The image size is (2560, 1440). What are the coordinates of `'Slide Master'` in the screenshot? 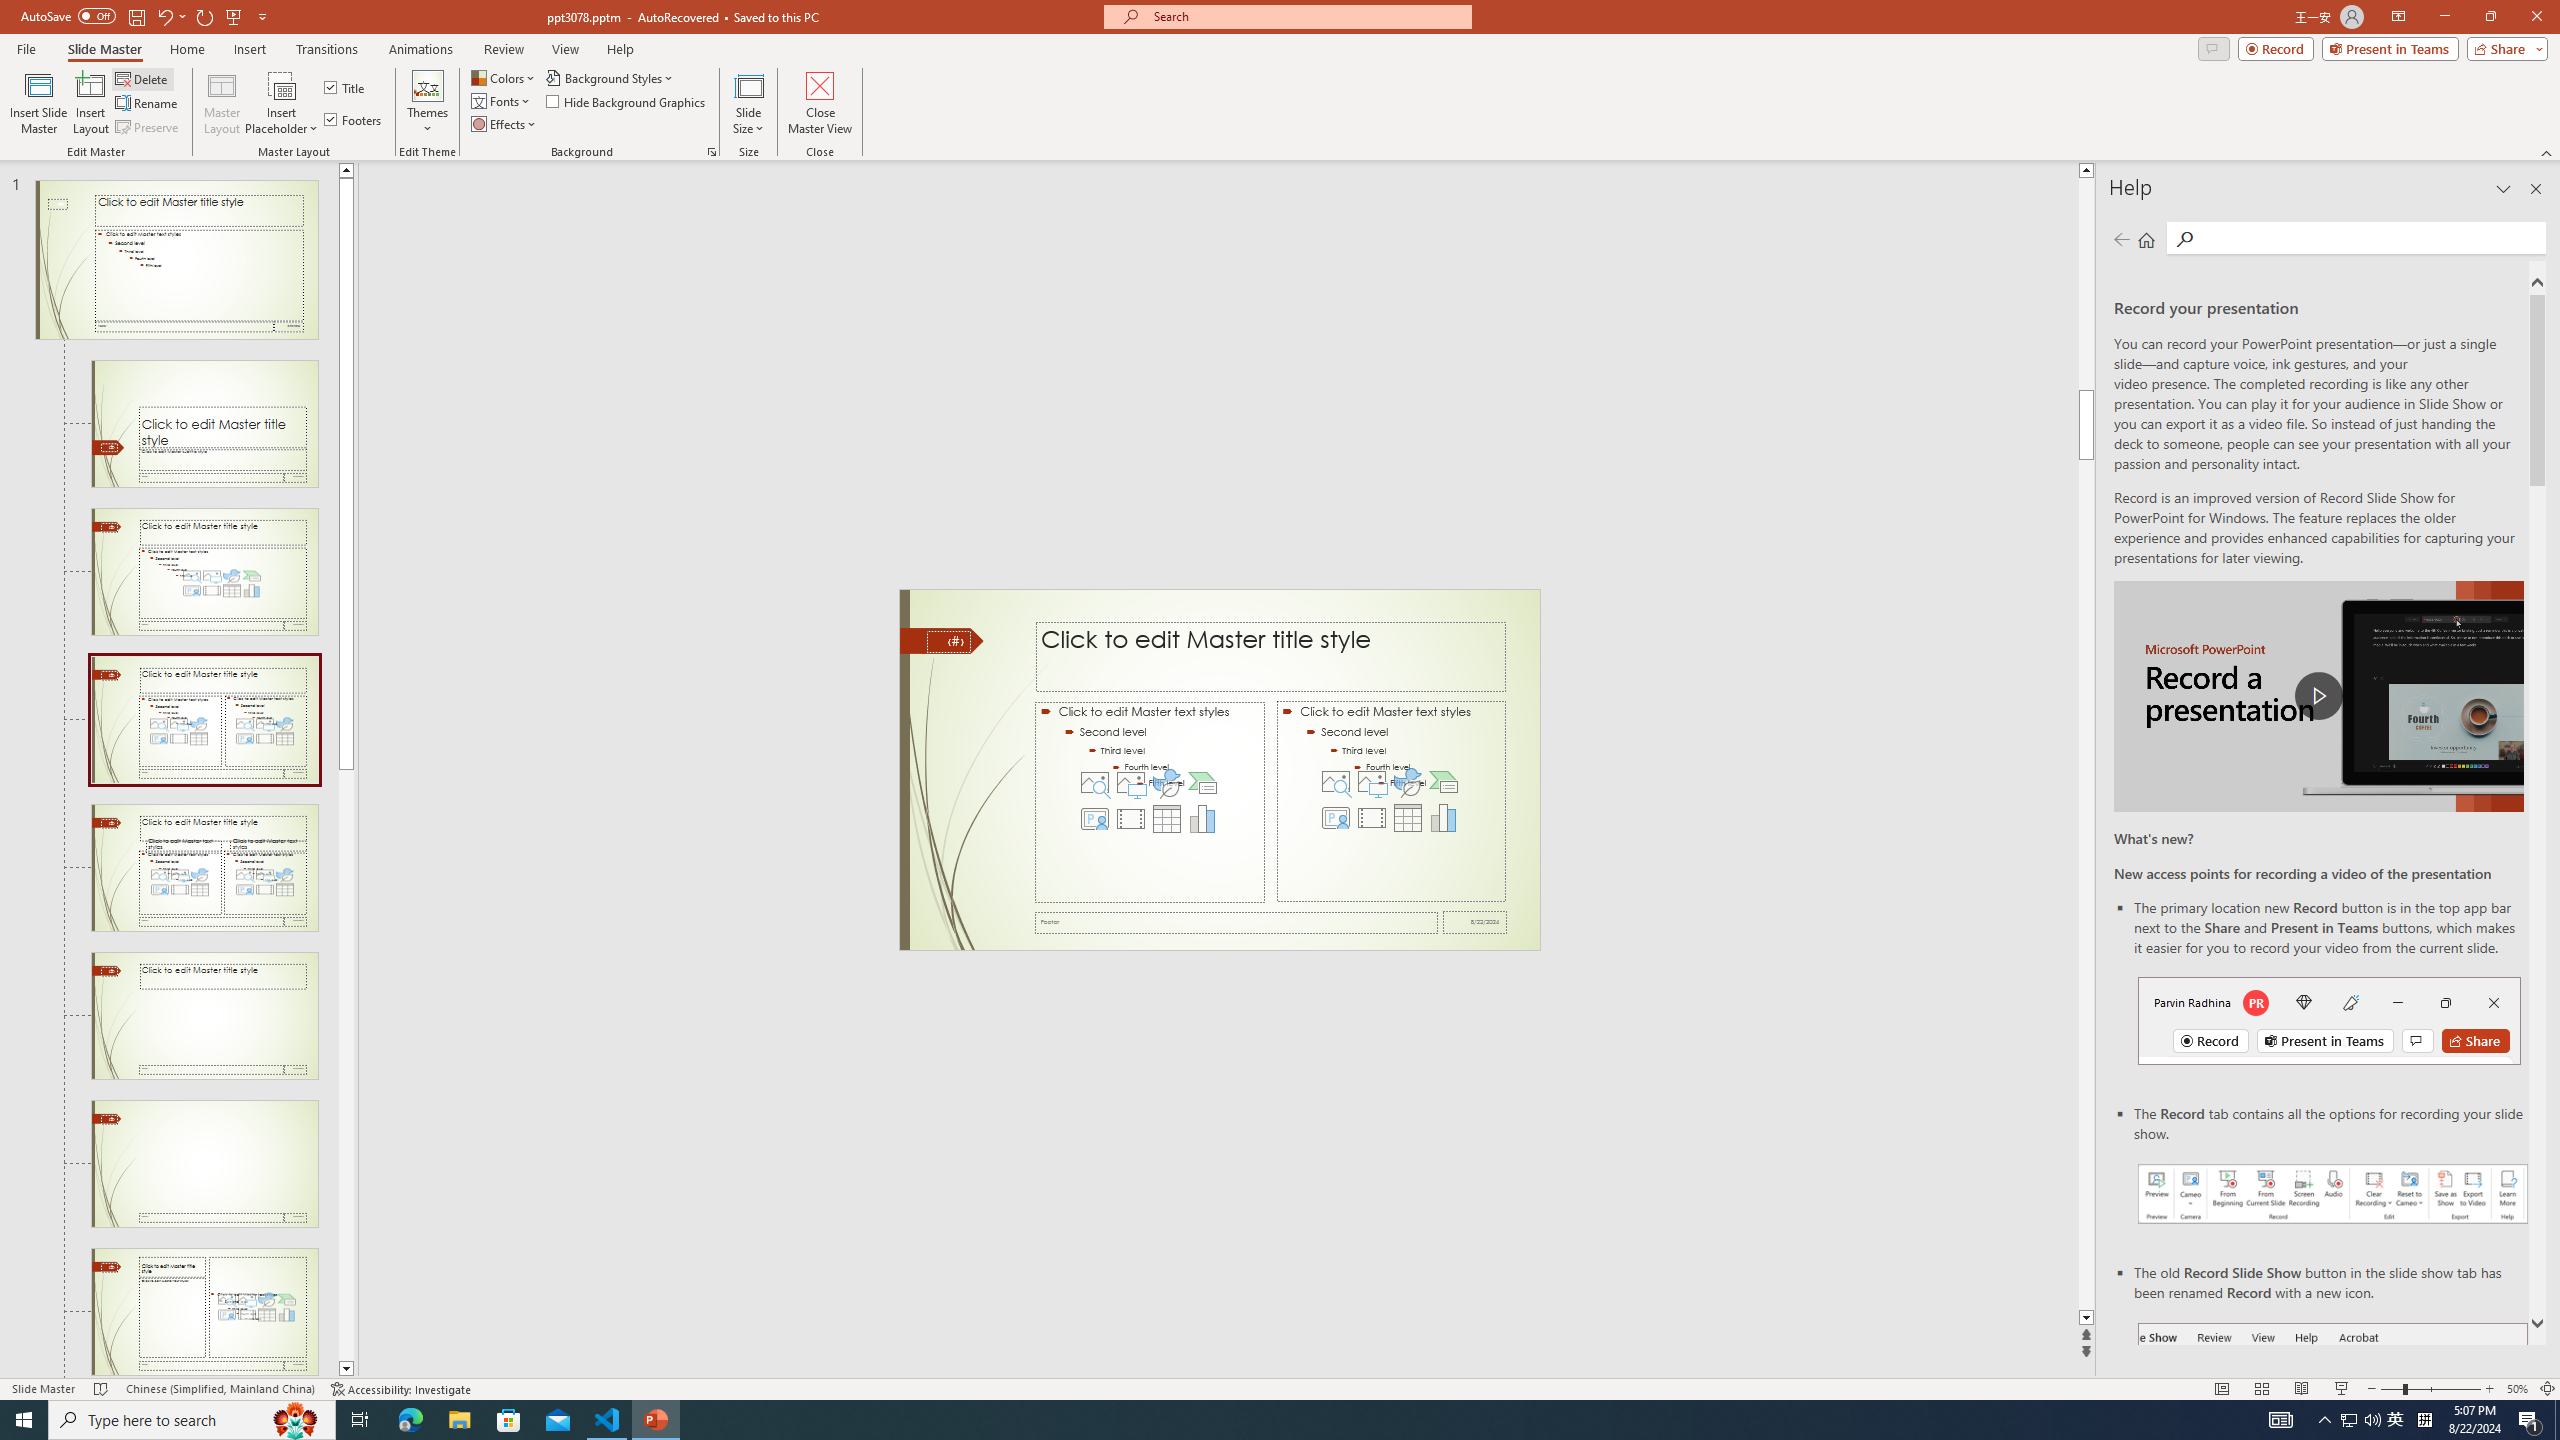 It's located at (103, 49).